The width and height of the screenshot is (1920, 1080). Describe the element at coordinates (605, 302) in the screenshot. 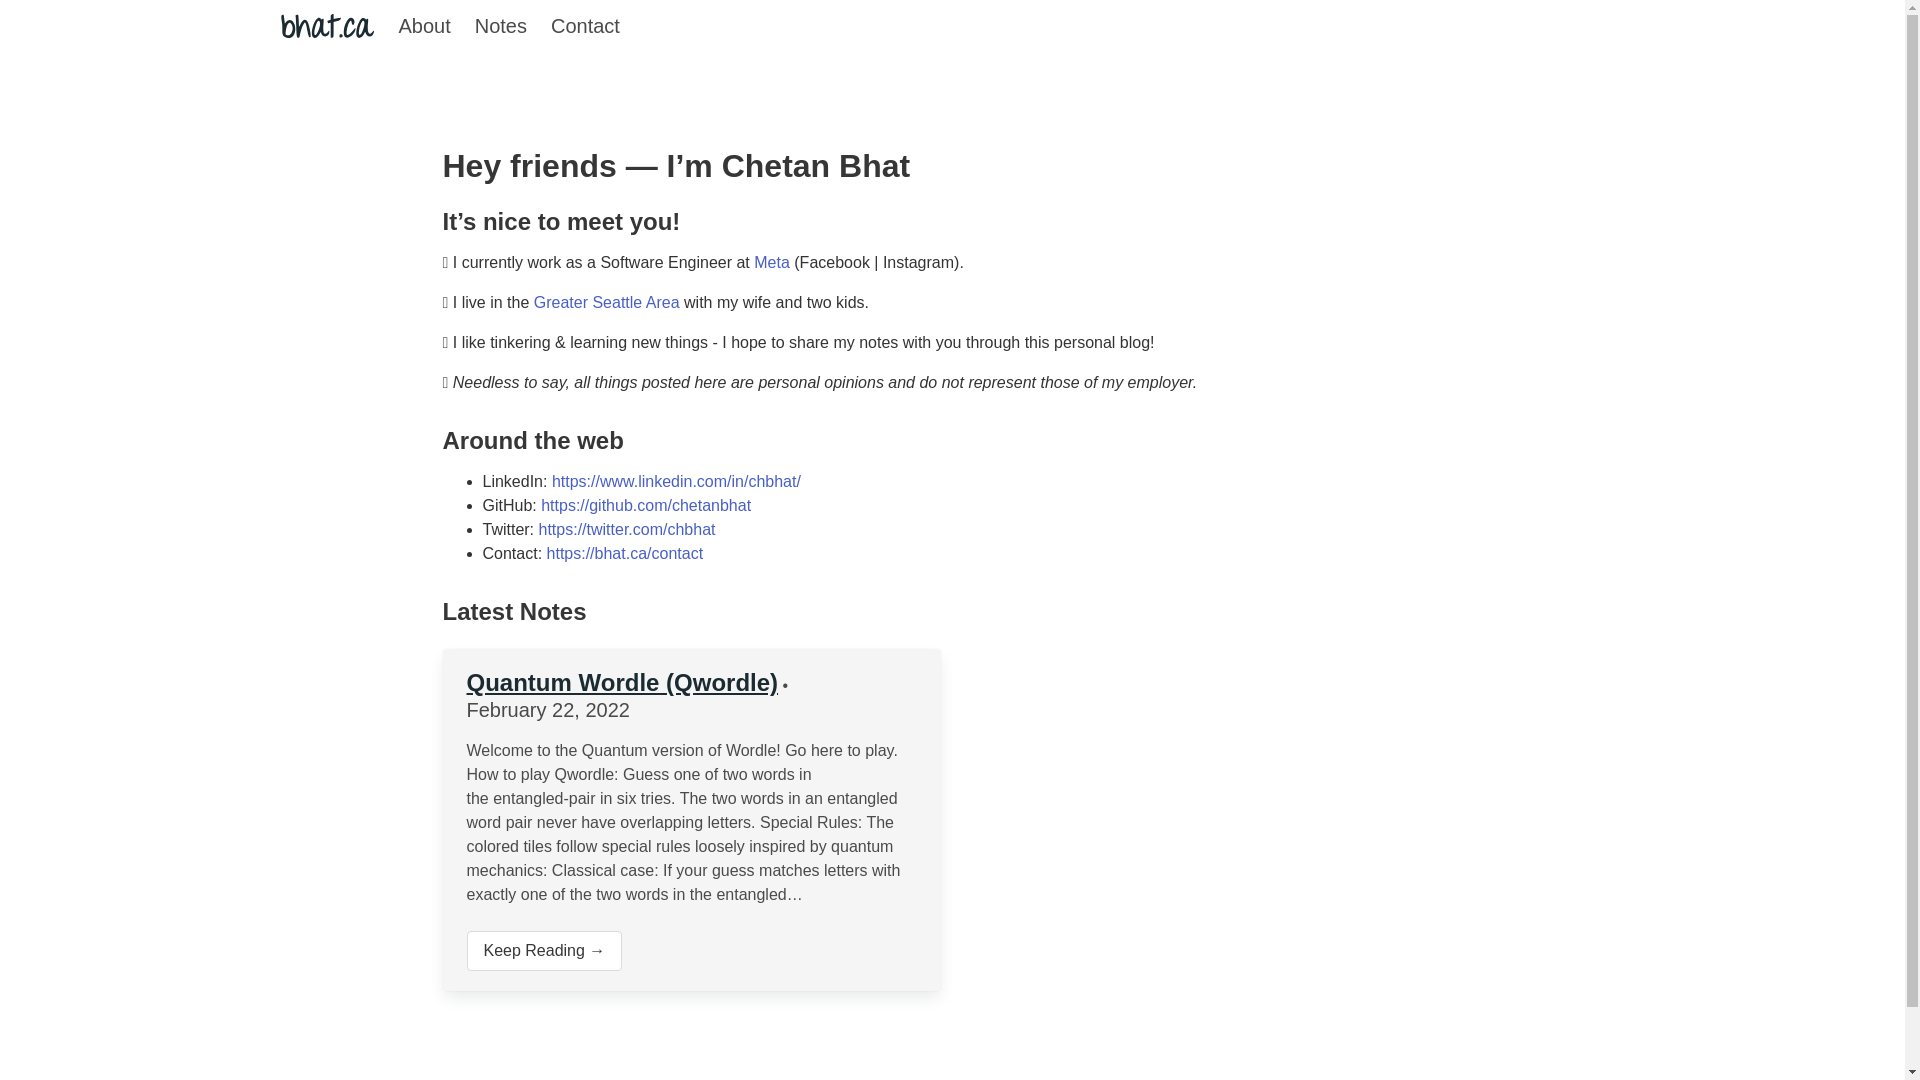

I see `'Greater Seattle Area'` at that location.